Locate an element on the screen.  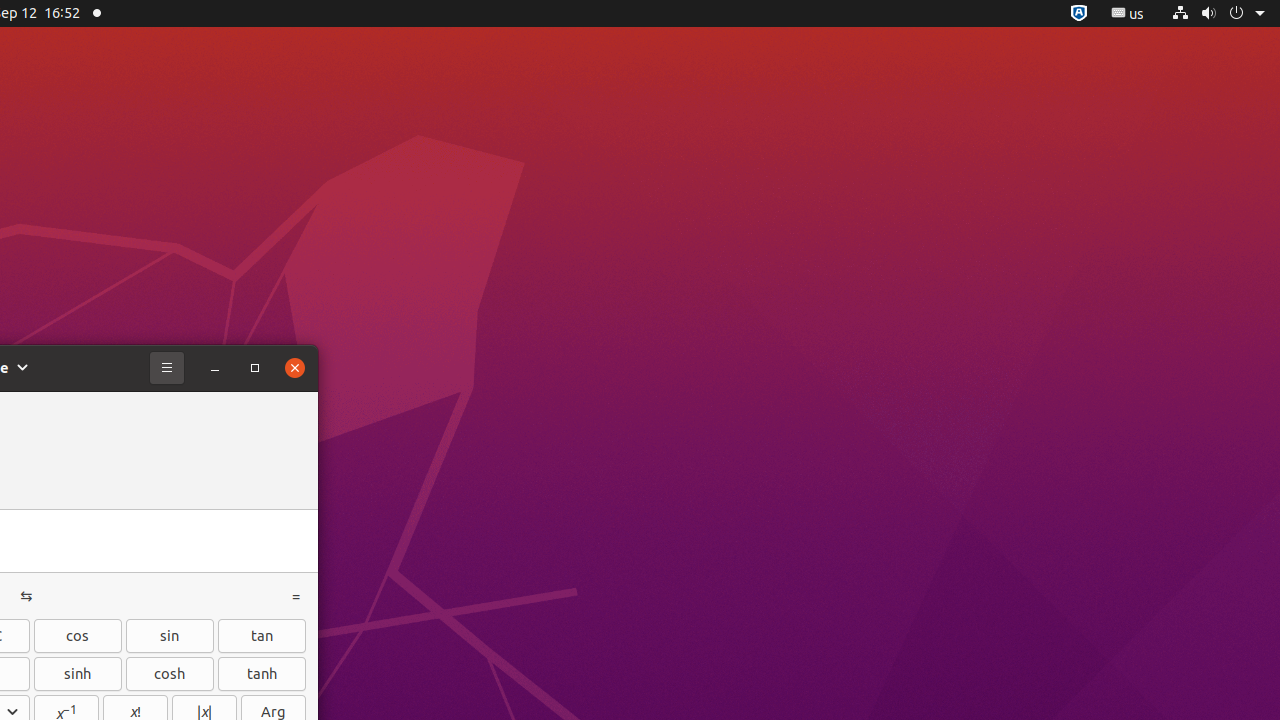
'tan' is located at coordinates (261, 635).